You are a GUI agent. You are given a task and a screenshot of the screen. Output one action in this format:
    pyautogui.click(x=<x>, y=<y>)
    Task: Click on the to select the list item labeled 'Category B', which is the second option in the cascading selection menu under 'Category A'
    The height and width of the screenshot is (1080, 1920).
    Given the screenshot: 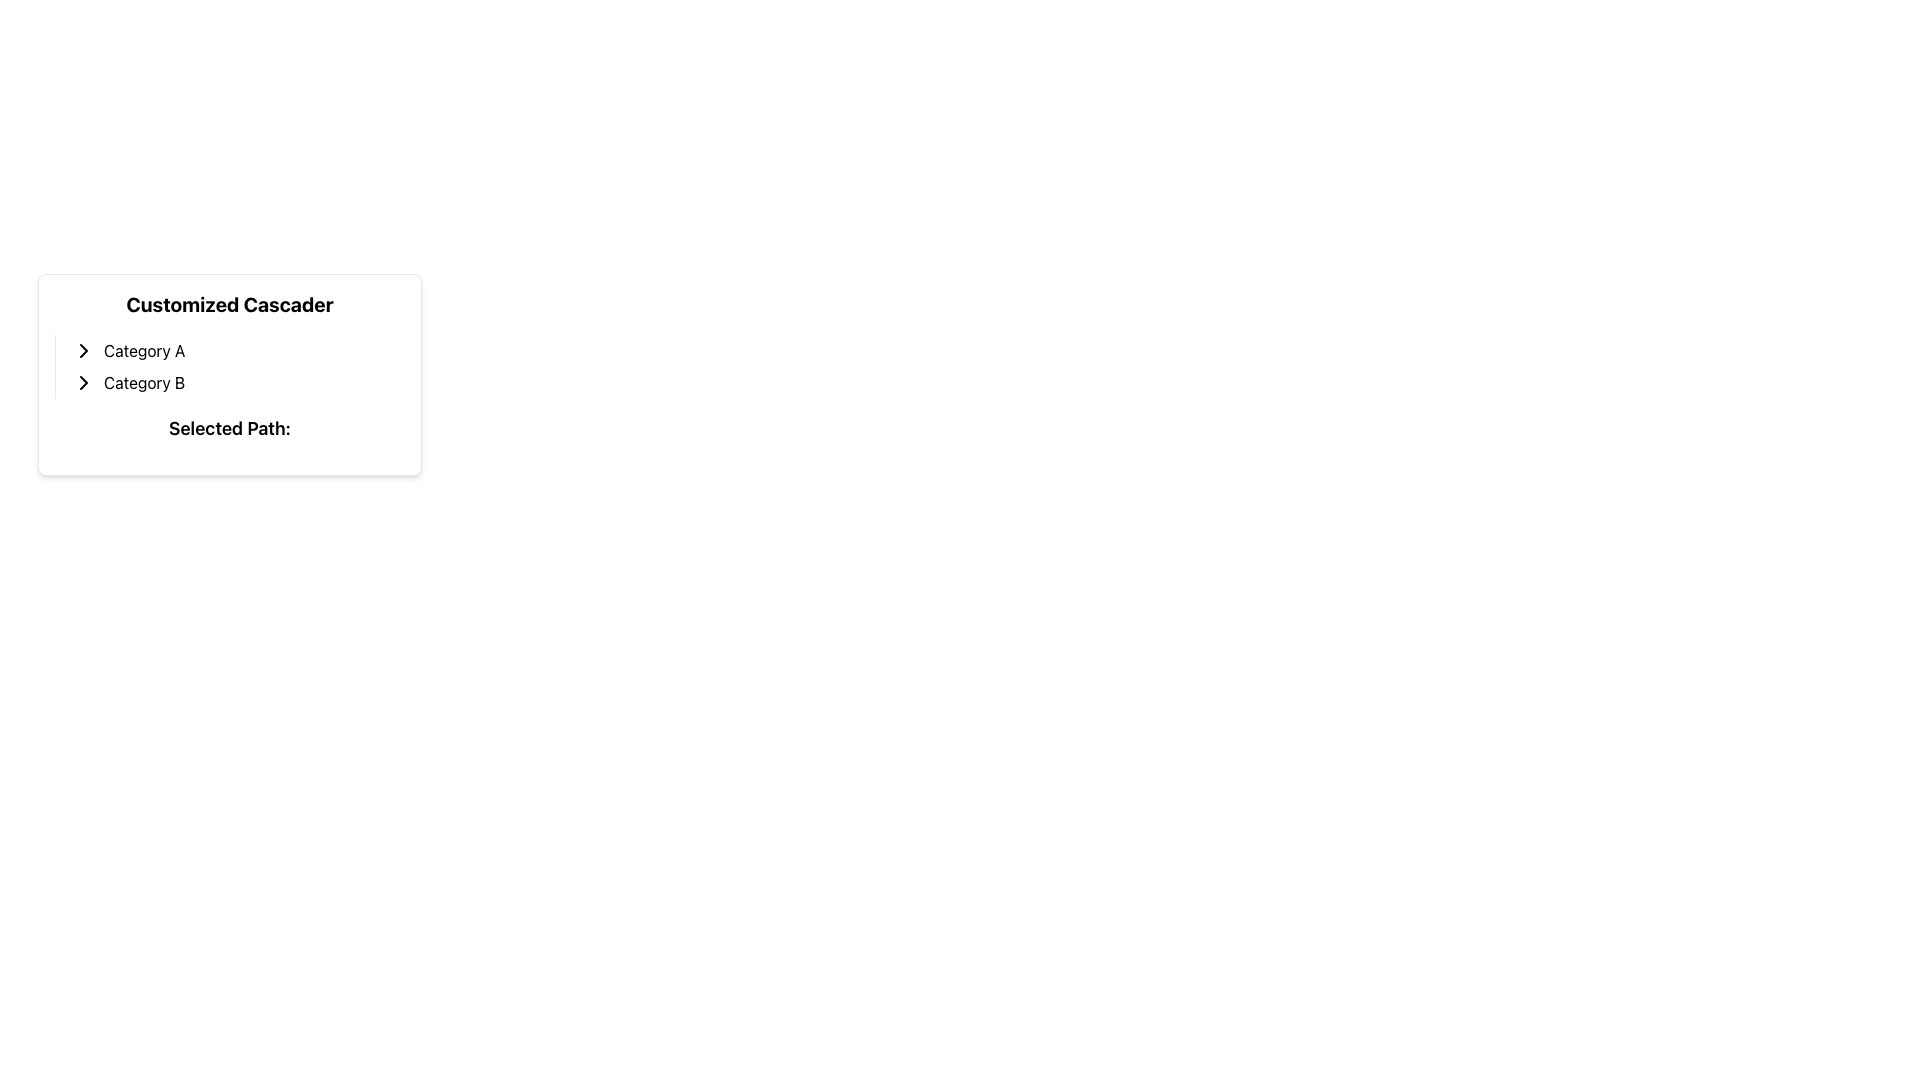 What is the action you would take?
    pyautogui.click(x=238, y=382)
    